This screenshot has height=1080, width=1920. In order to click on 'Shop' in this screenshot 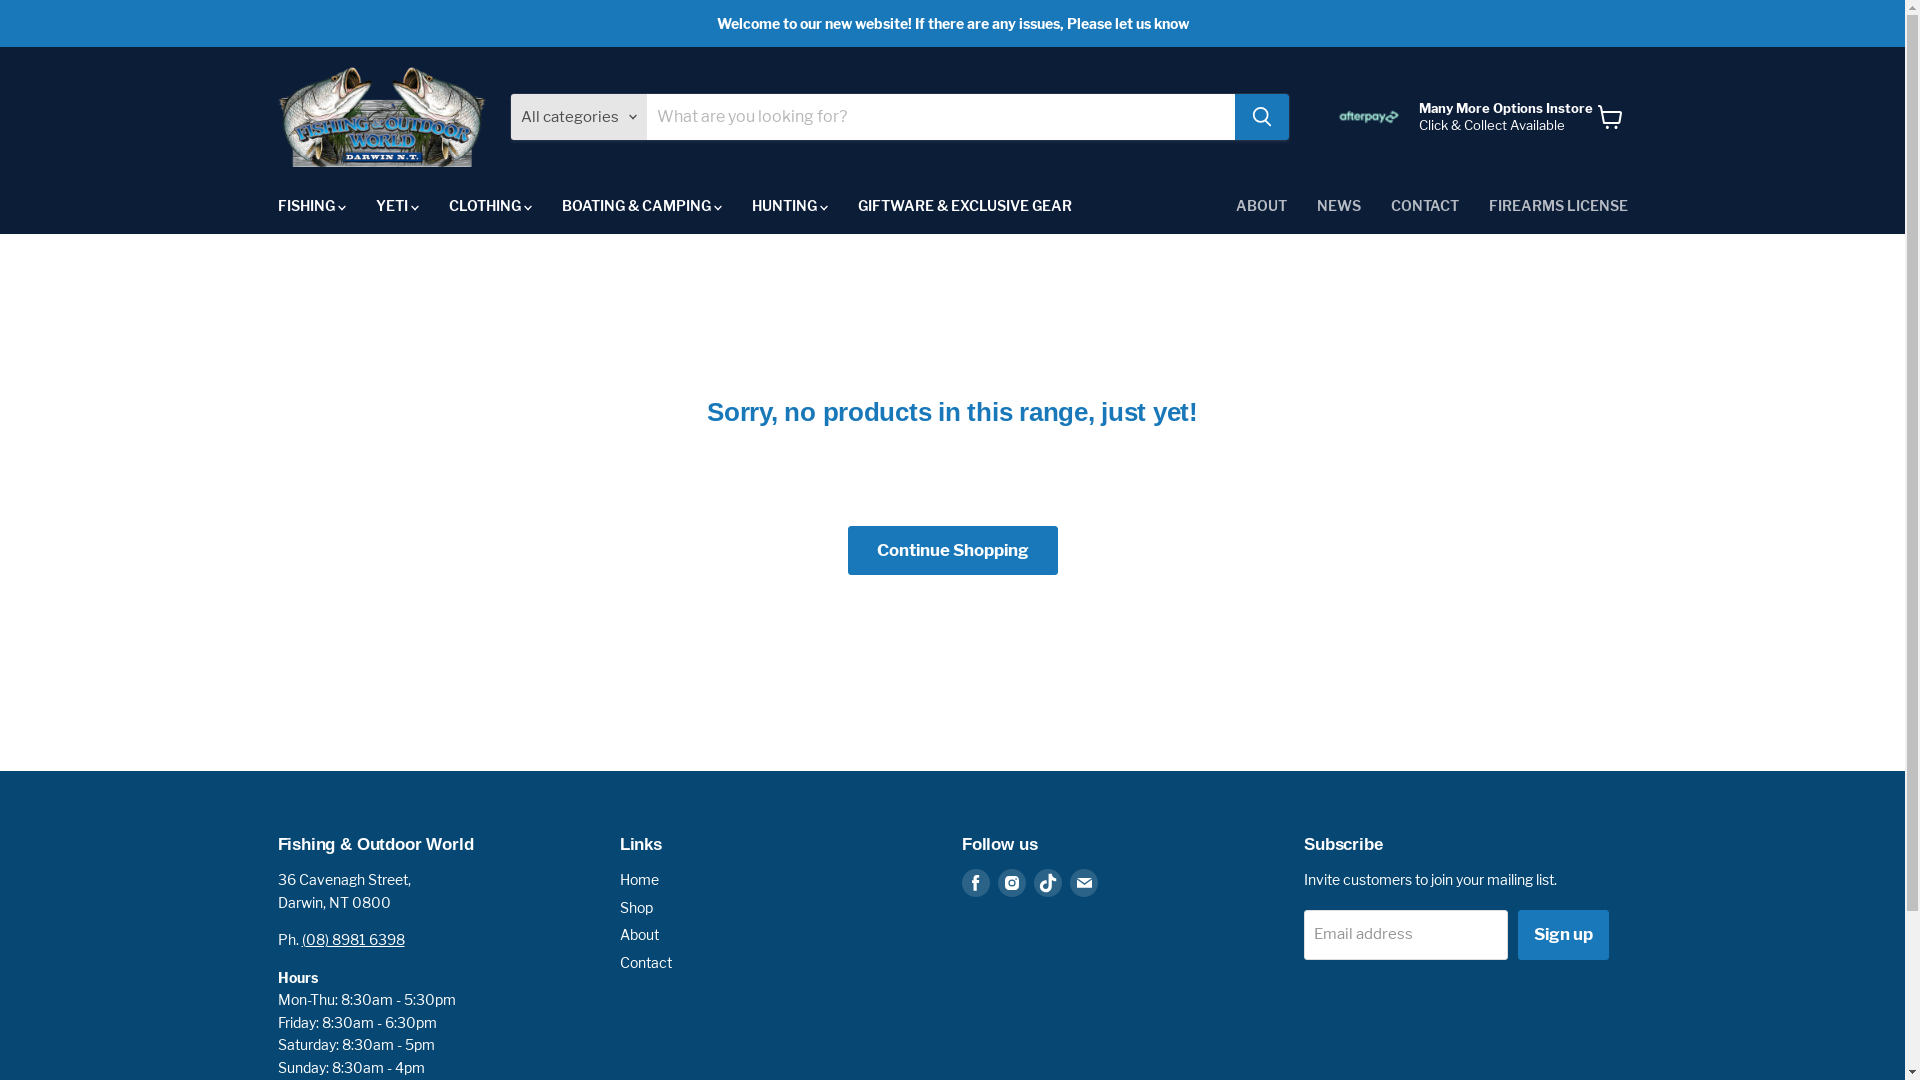, I will do `click(635, 907)`.